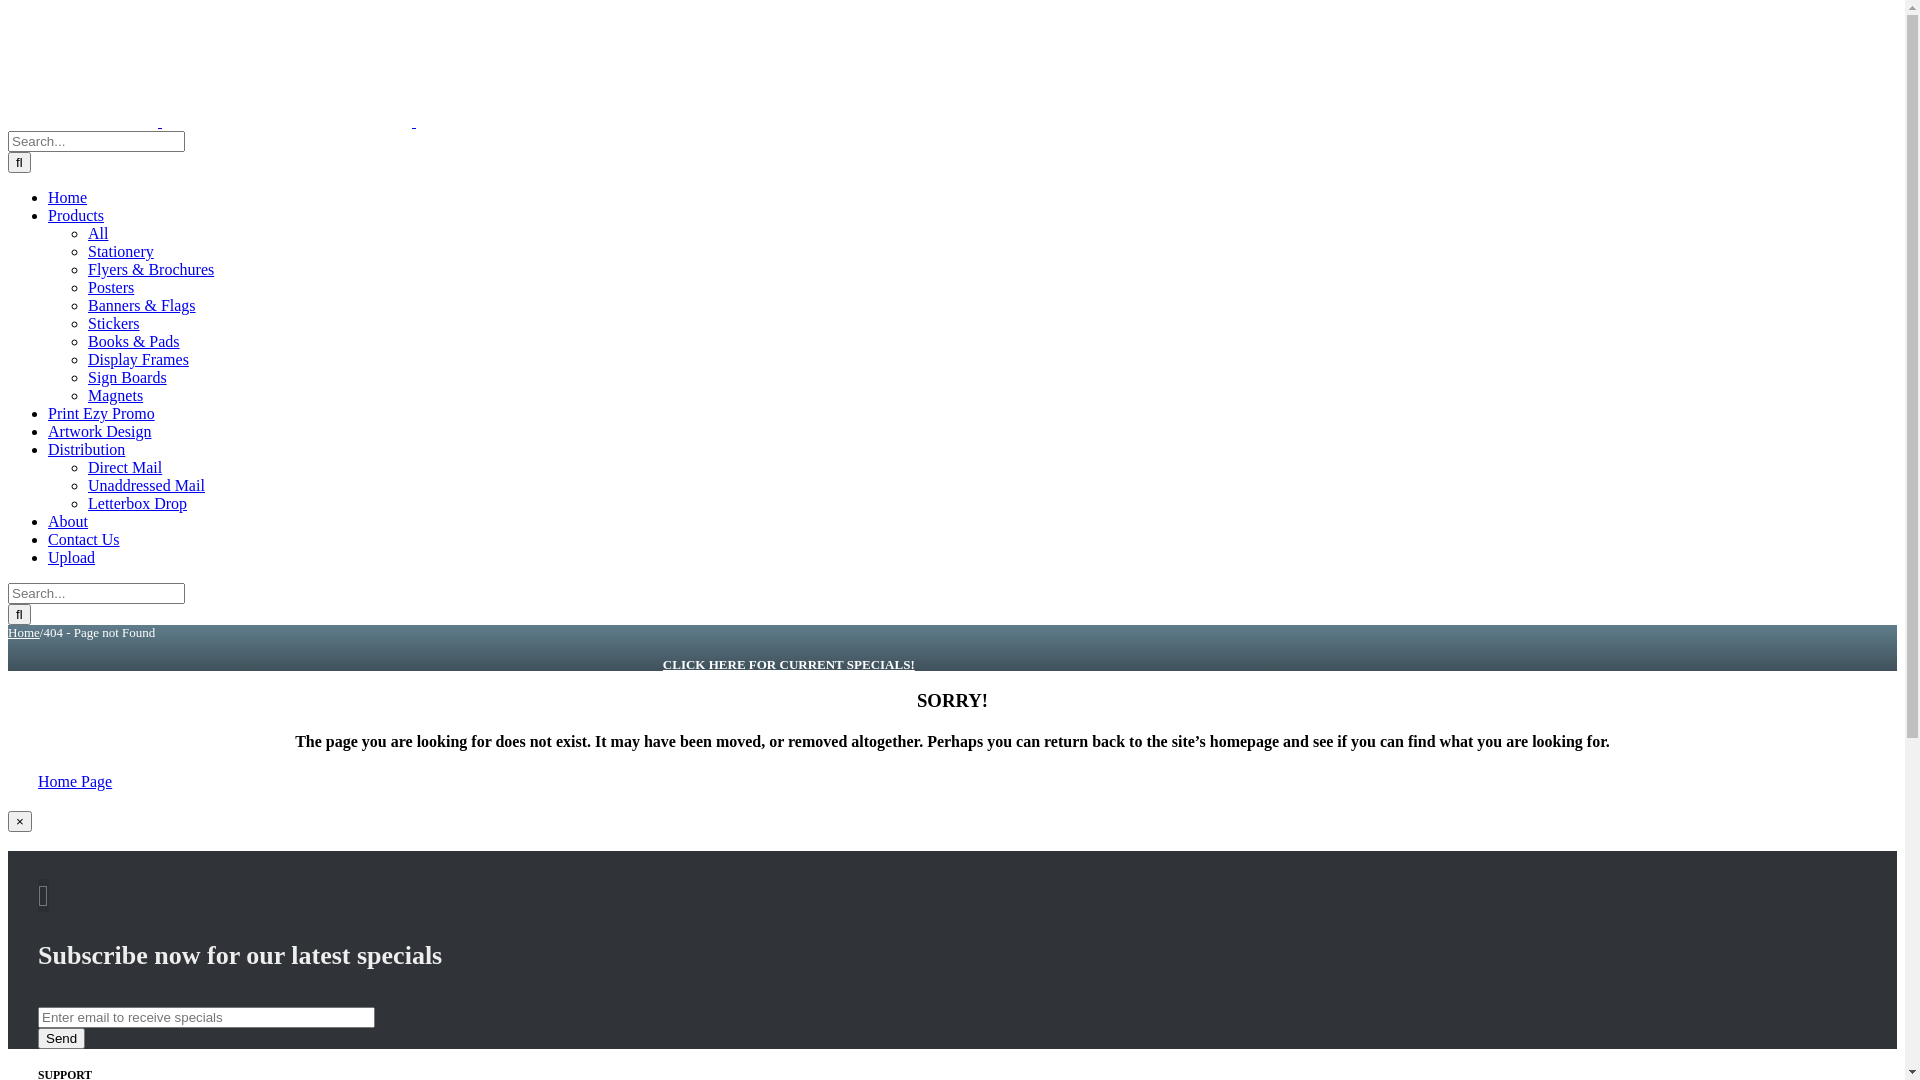 Image resolution: width=1920 pixels, height=1080 pixels. What do you see at coordinates (113, 322) in the screenshot?
I see `'Stickers'` at bounding box center [113, 322].